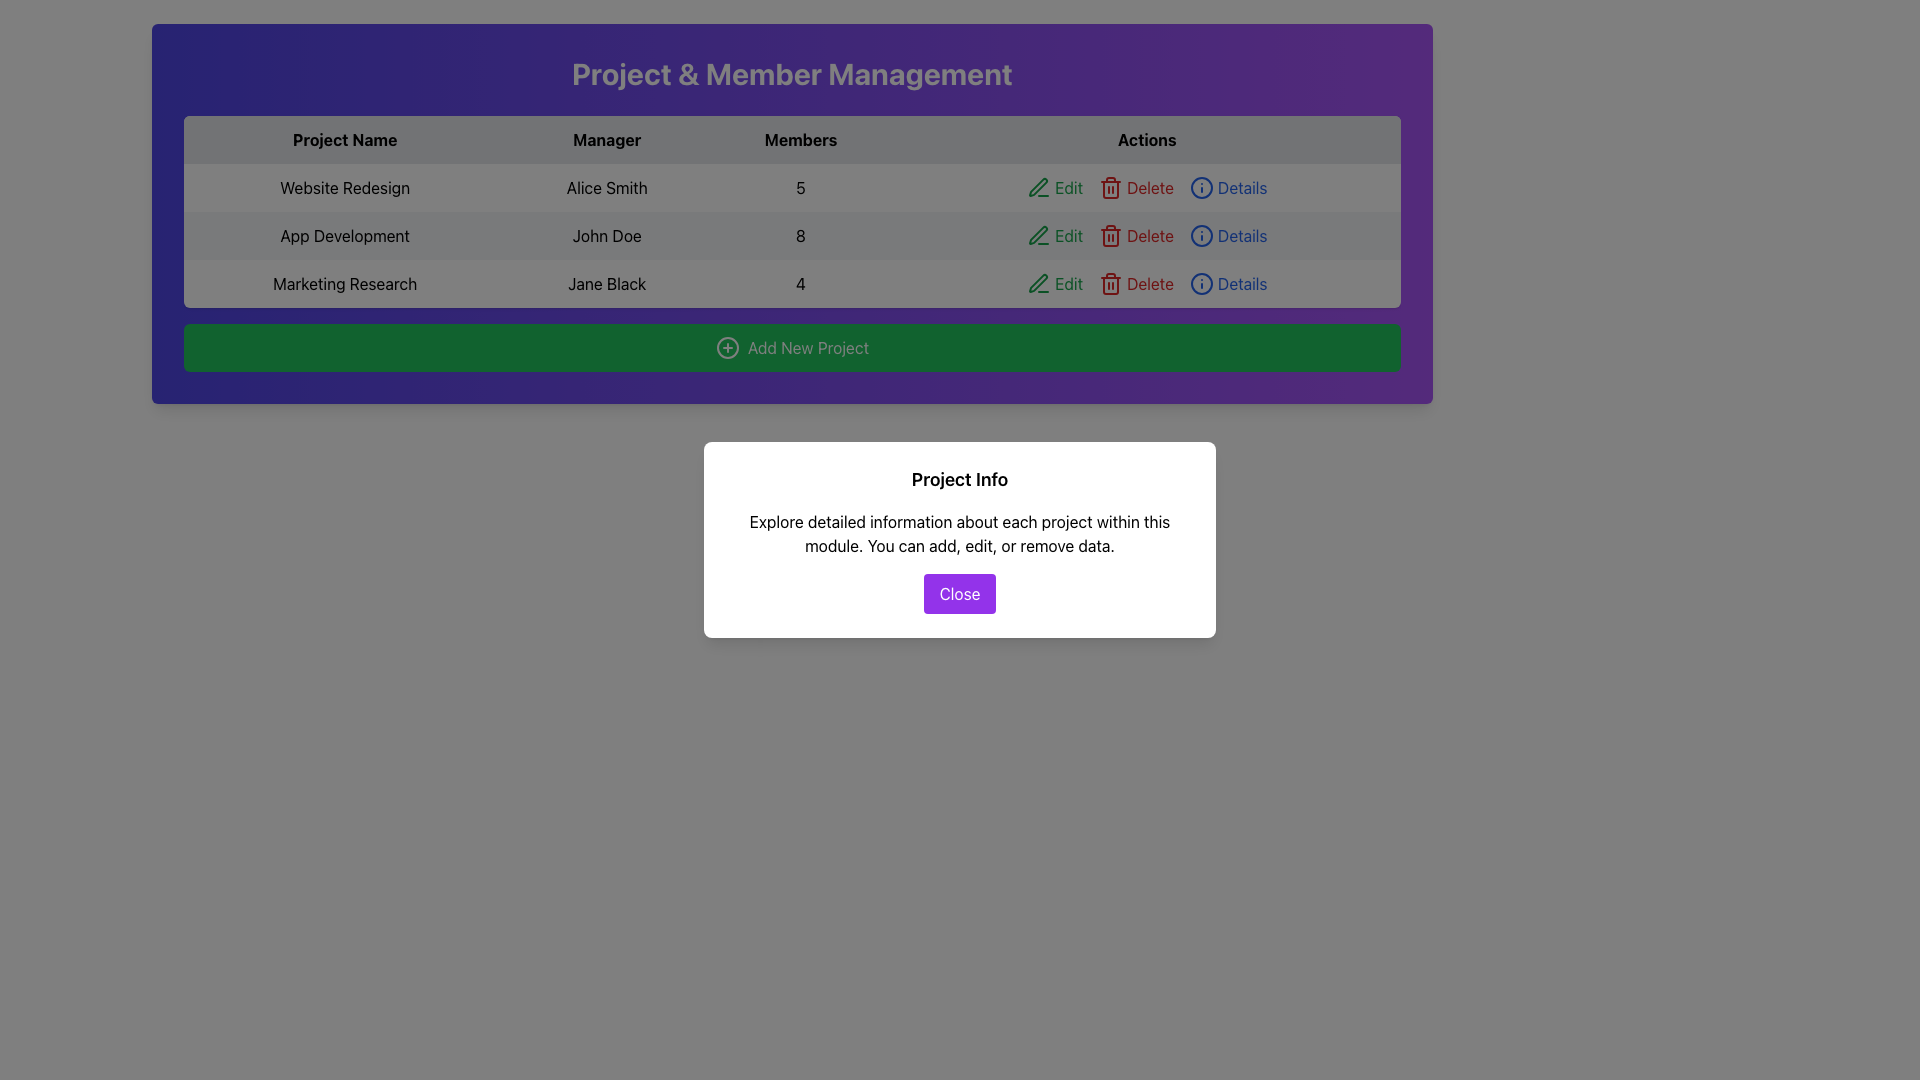 This screenshot has height=1080, width=1920. Describe the element at coordinates (726, 346) in the screenshot. I see `the circular '+' icon inside the green 'Add New Project' button located at the bottom of the project table` at that location.